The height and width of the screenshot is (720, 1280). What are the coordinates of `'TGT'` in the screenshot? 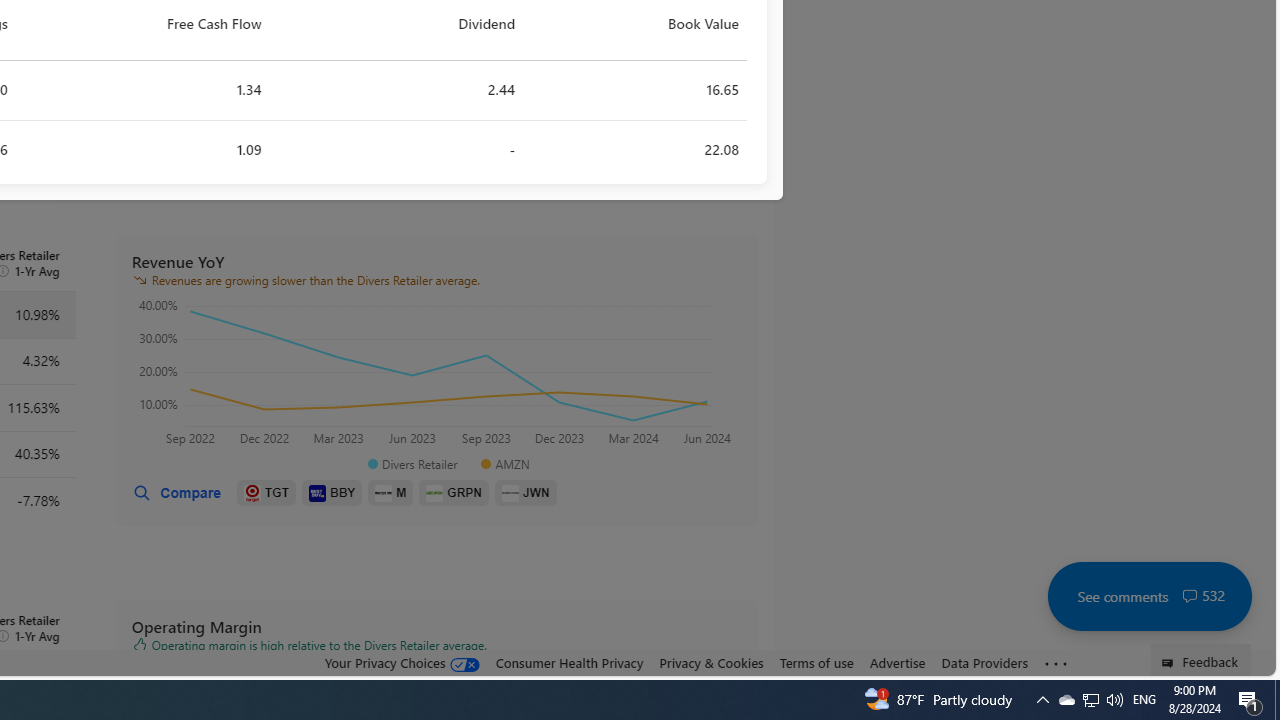 It's located at (265, 493).